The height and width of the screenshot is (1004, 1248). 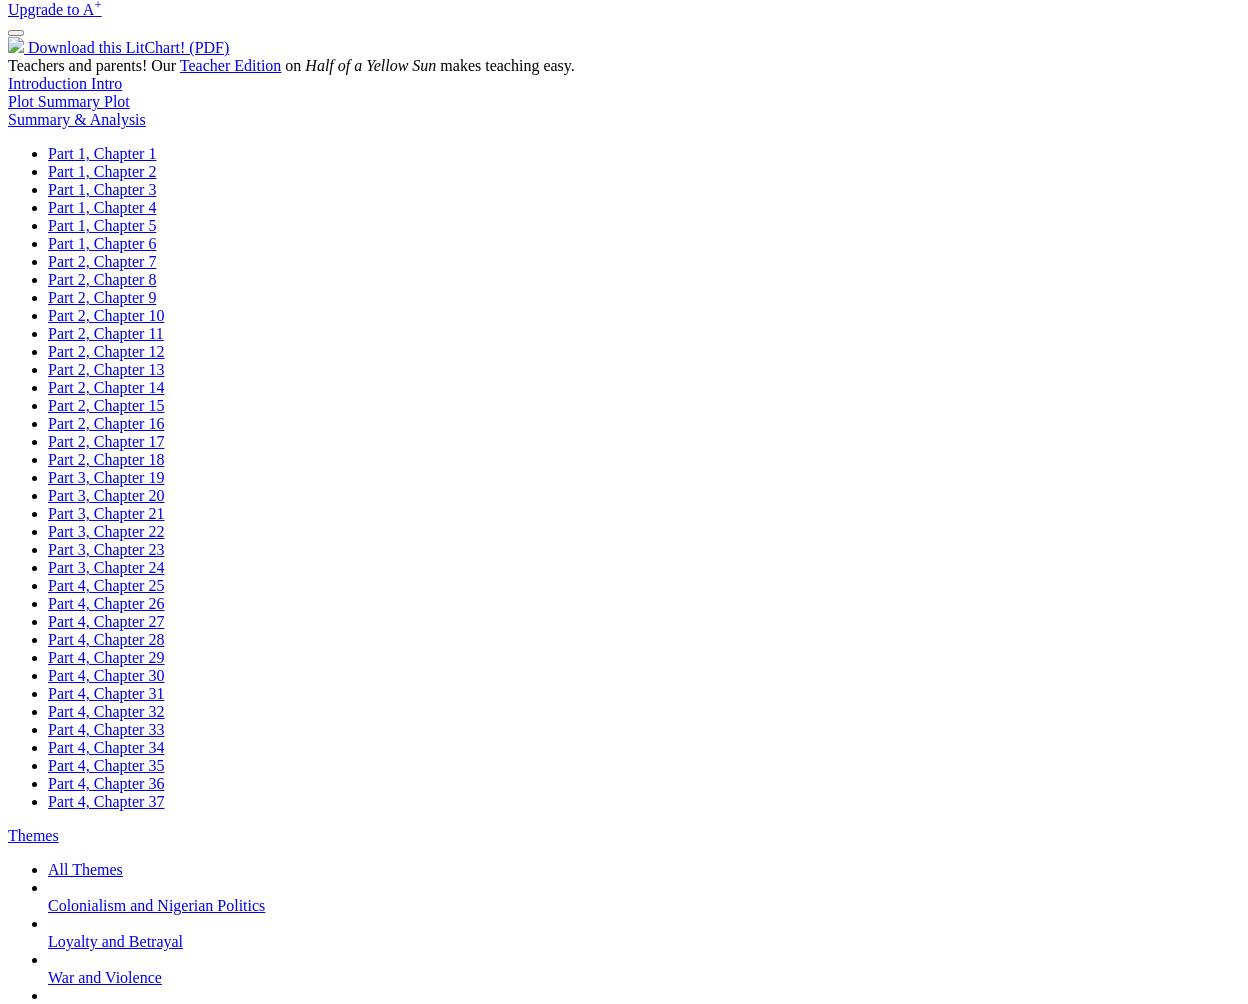 What do you see at coordinates (105, 386) in the screenshot?
I see `'Part 2, Chapter 14'` at bounding box center [105, 386].